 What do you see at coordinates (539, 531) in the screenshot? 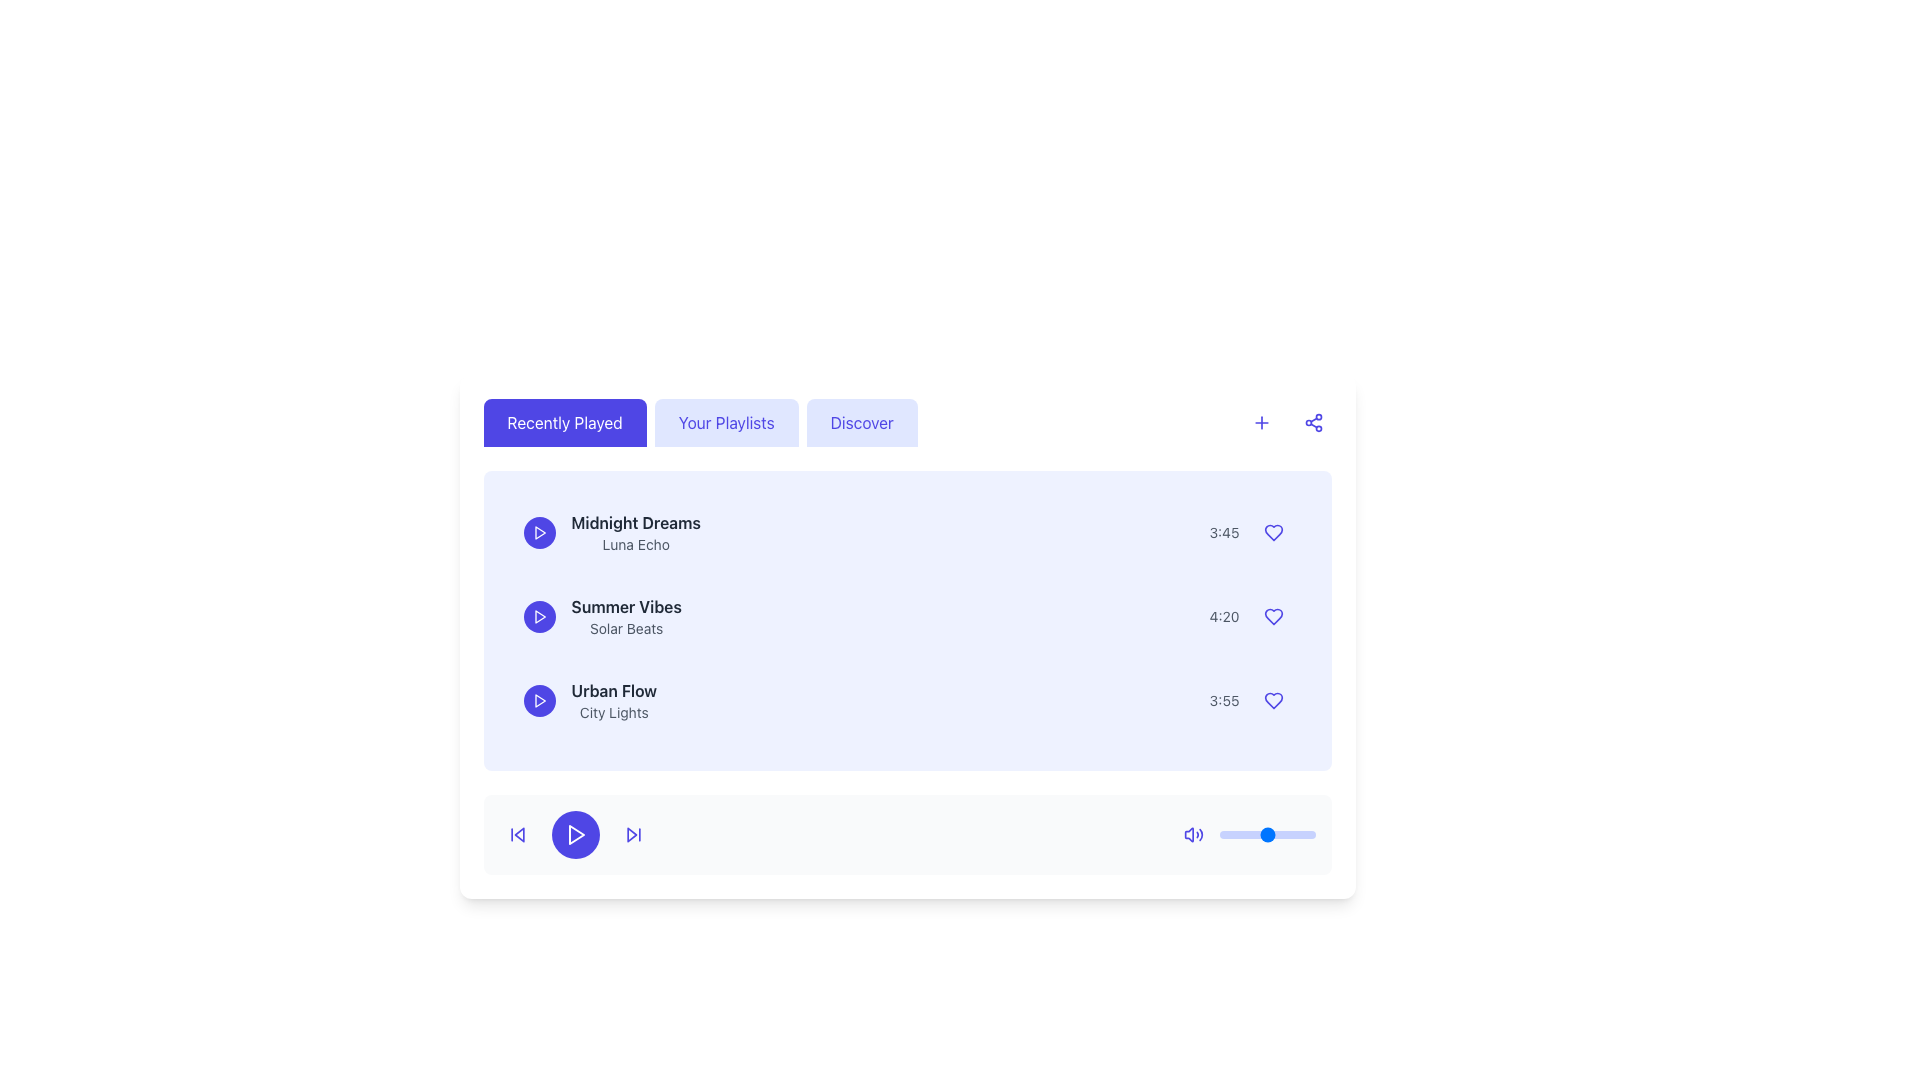
I see `the circular button with a purple background and a white play icon, located to the left of the 'Midnight Dreams' text, to play the song` at bounding box center [539, 531].